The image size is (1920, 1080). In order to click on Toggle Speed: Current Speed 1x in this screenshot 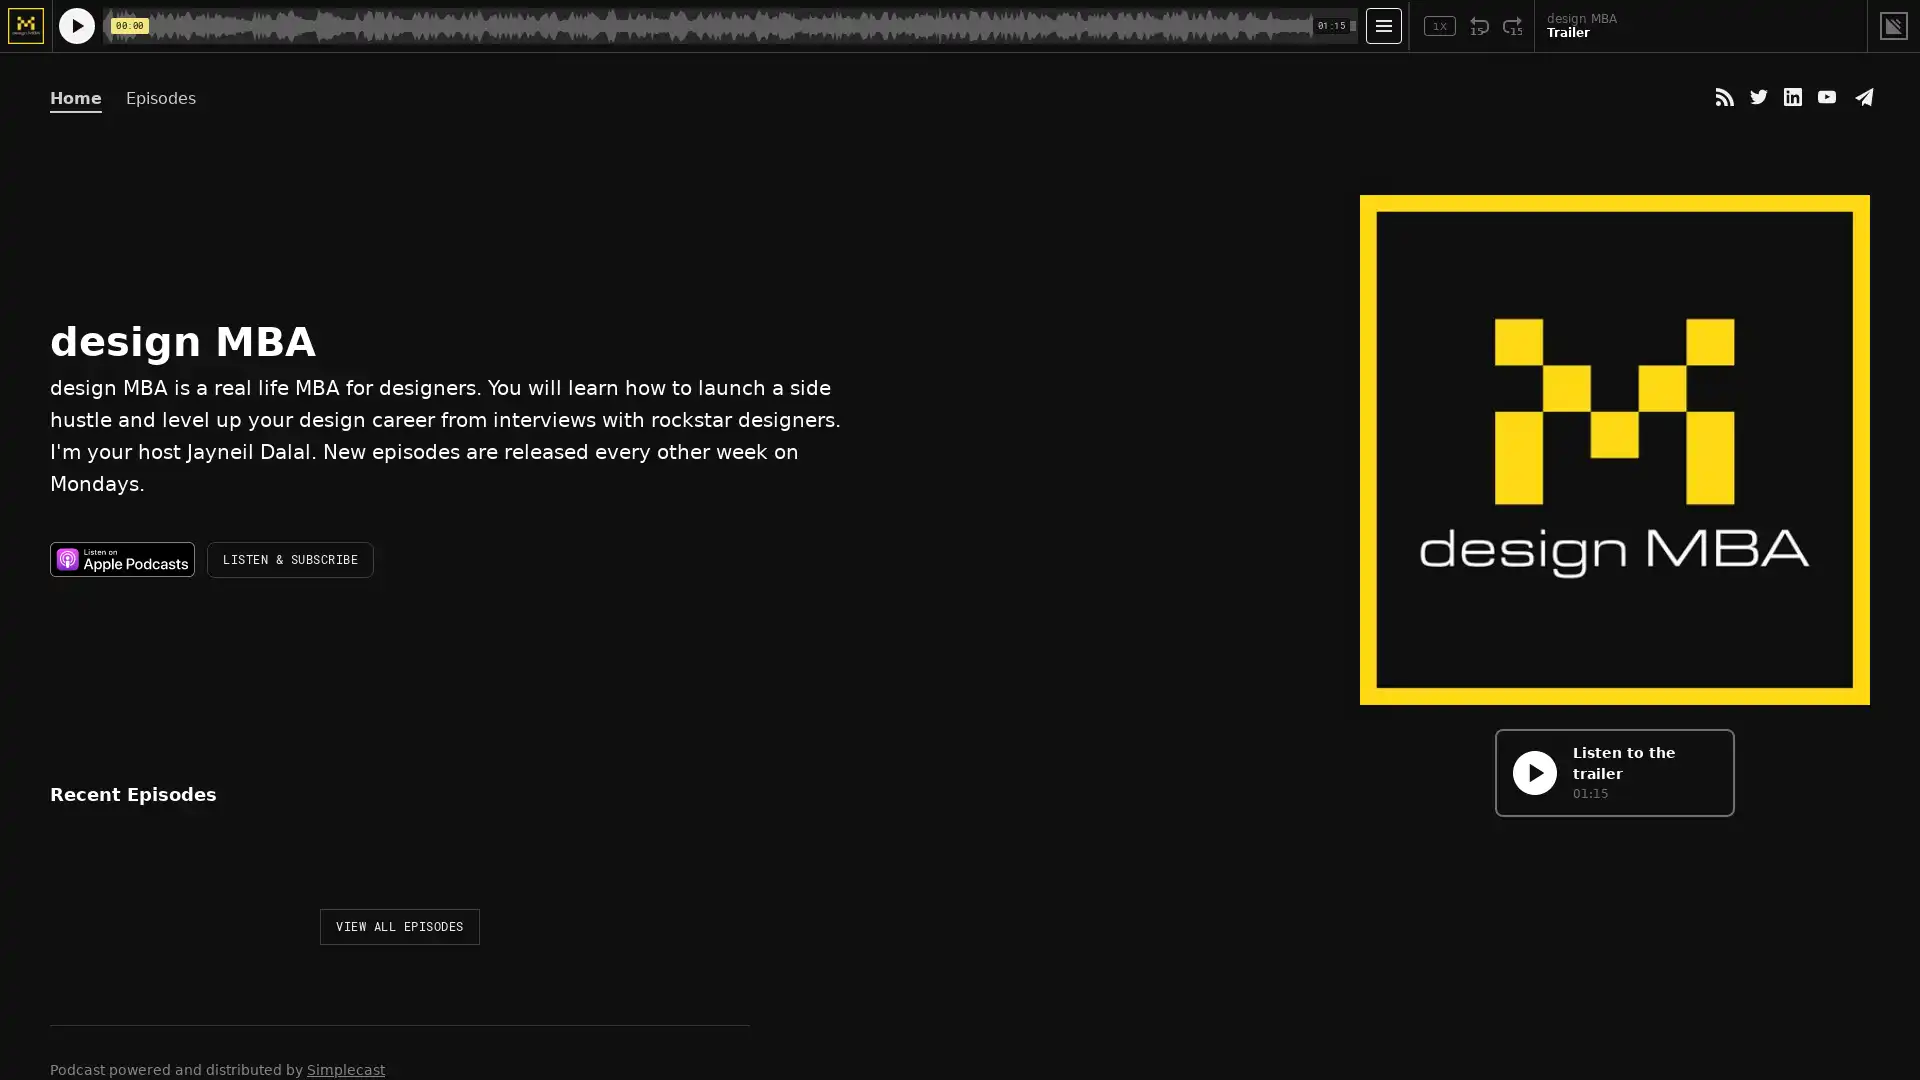, I will do `click(1440, 26)`.